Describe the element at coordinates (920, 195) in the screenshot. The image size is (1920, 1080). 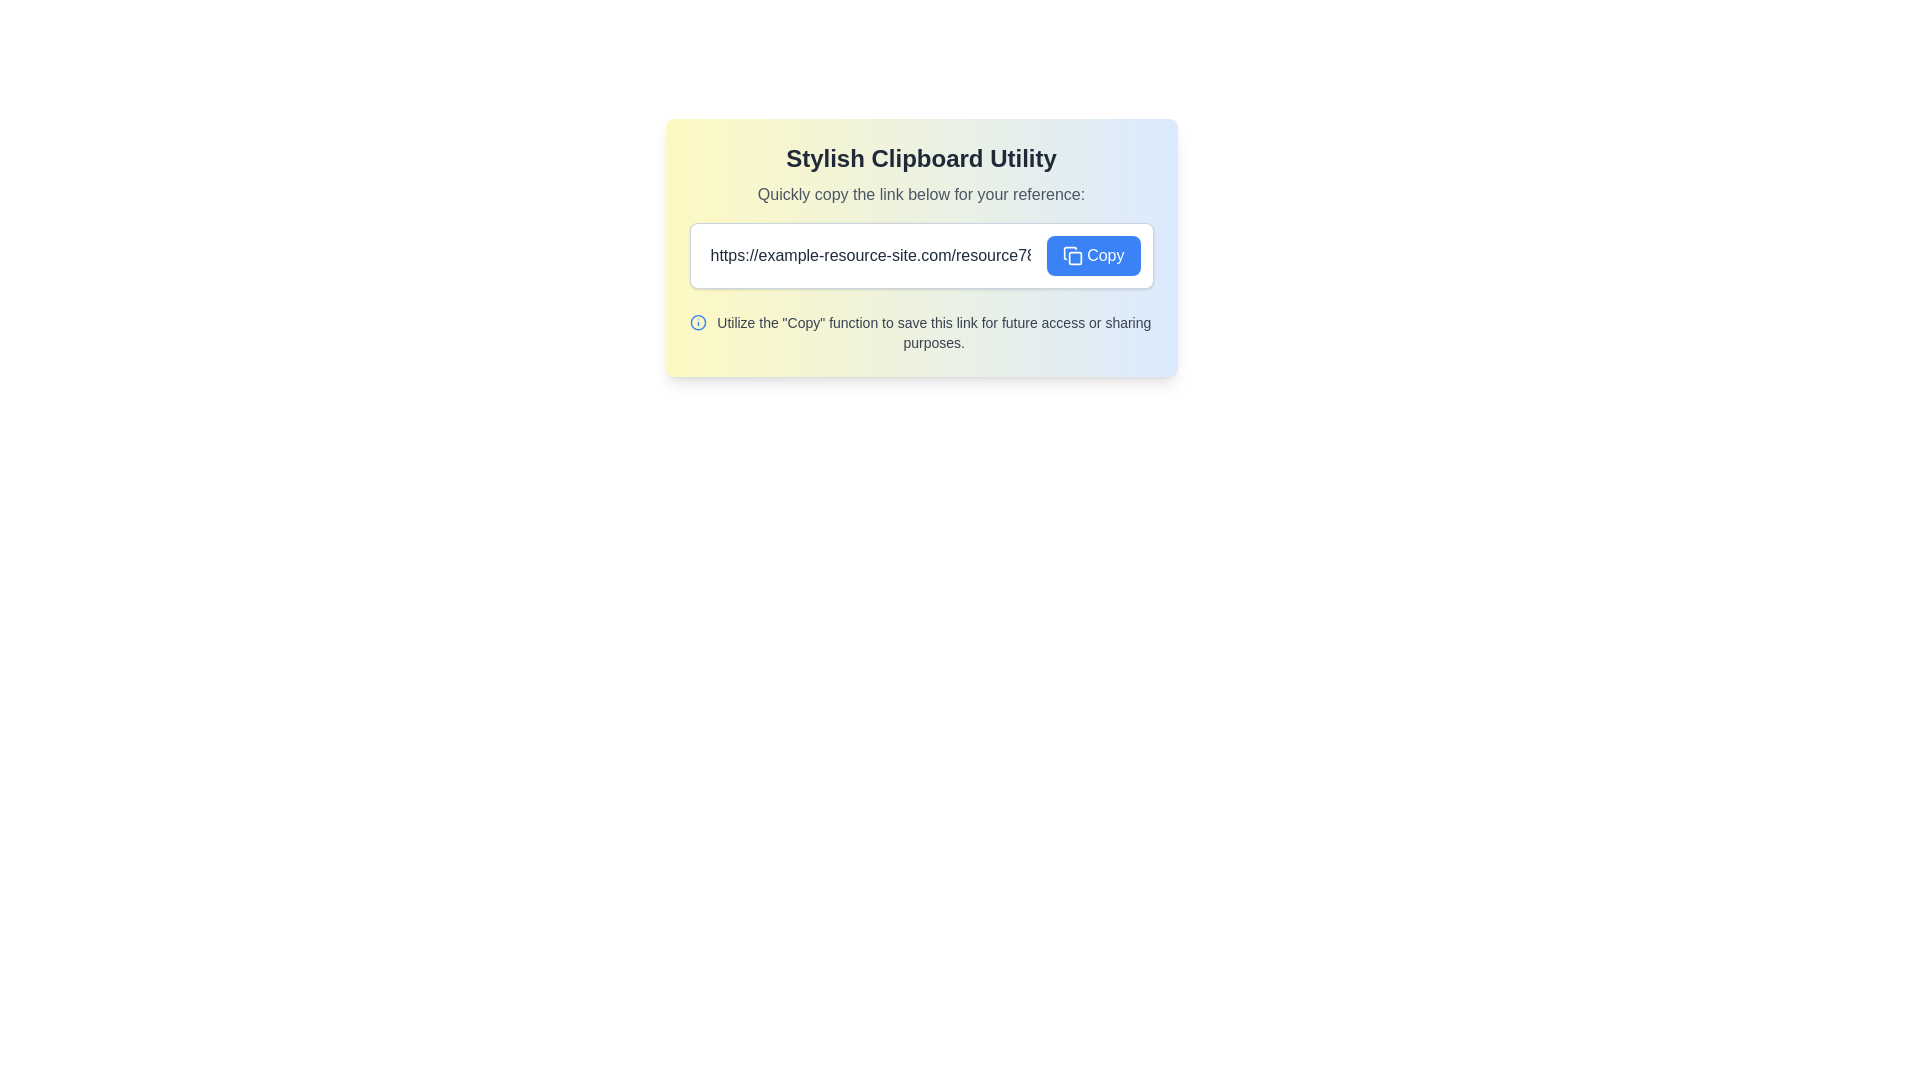
I see `the text label displaying 'Quickly copy the link below for your reference:' which is located below the title 'Stylish Clipboard Utility'` at that location.